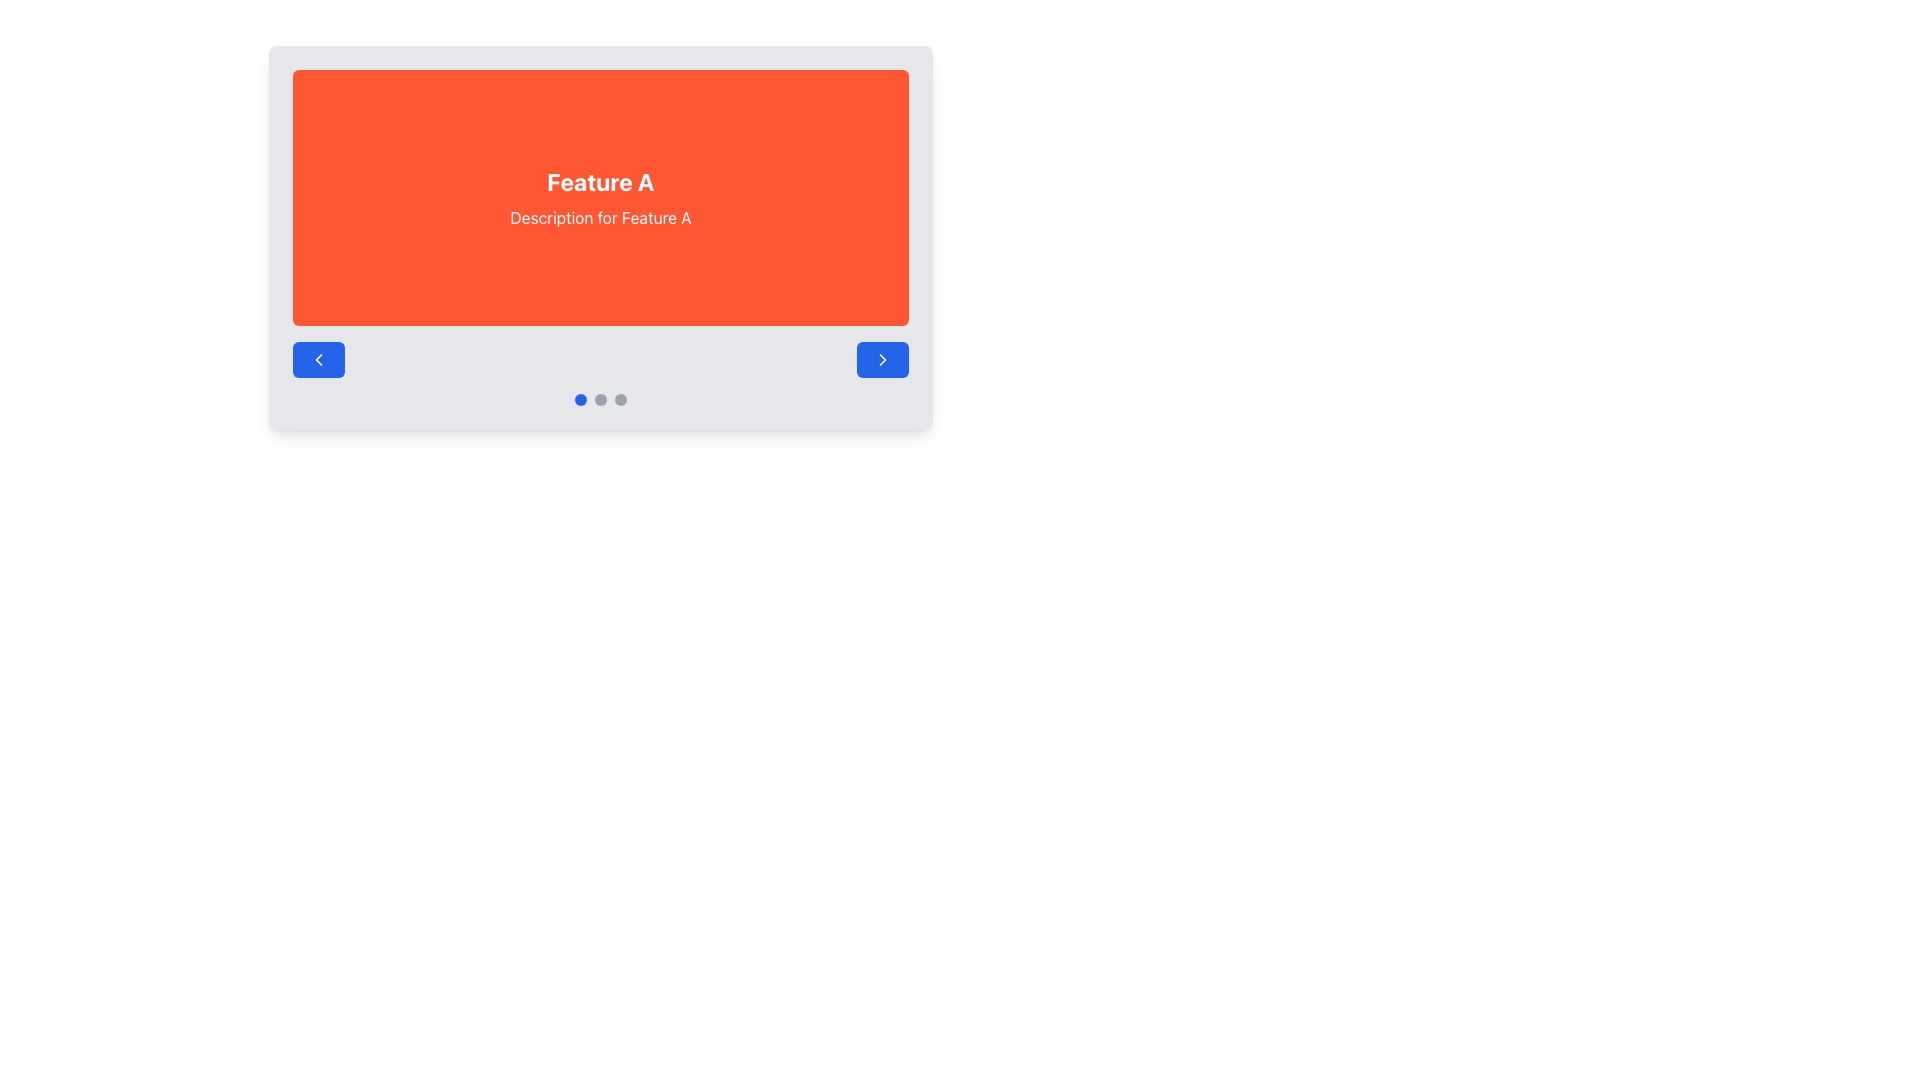 The width and height of the screenshot is (1920, 1080). What do you see at coordinates (599, 181) in the screenshot?
I see `the bold text labeled 'Feature A' which is prominently displayed in a large font size on a vibrant orange background, located at the top-center of the interface` at bounding box center [599, 181].